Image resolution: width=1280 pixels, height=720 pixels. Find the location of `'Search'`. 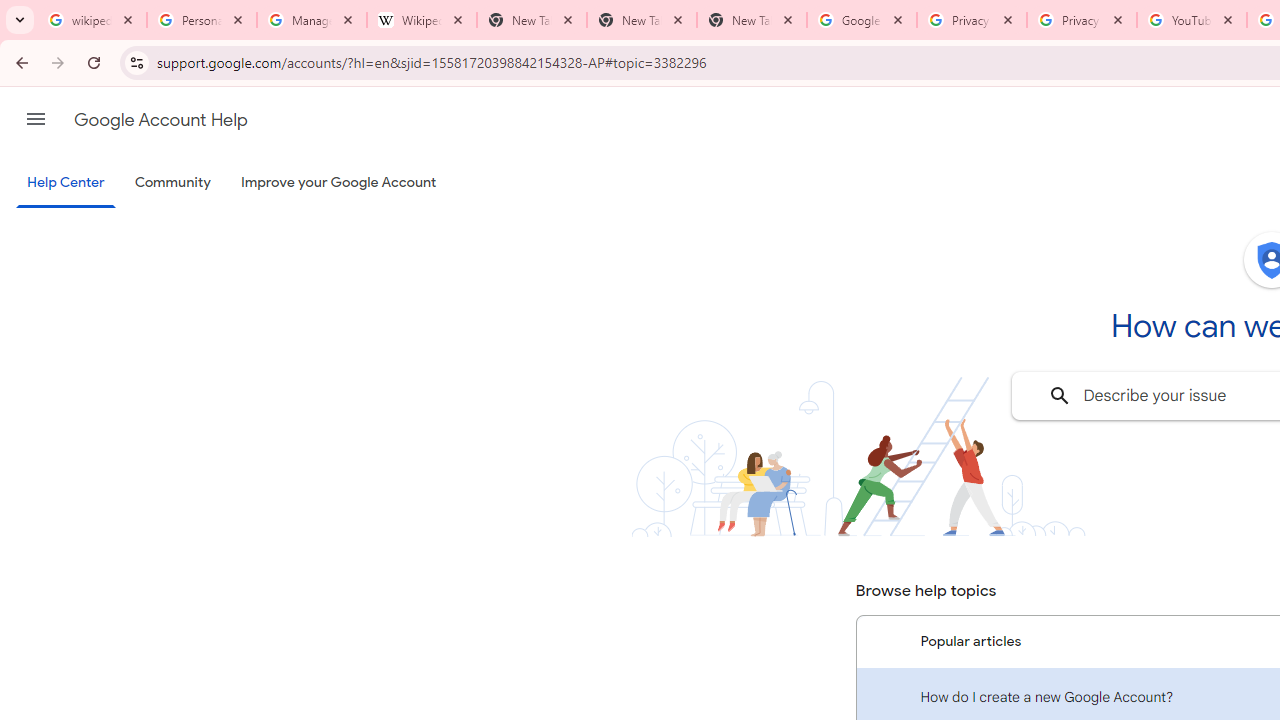

'Search' is located at coordinates (1058, 396).